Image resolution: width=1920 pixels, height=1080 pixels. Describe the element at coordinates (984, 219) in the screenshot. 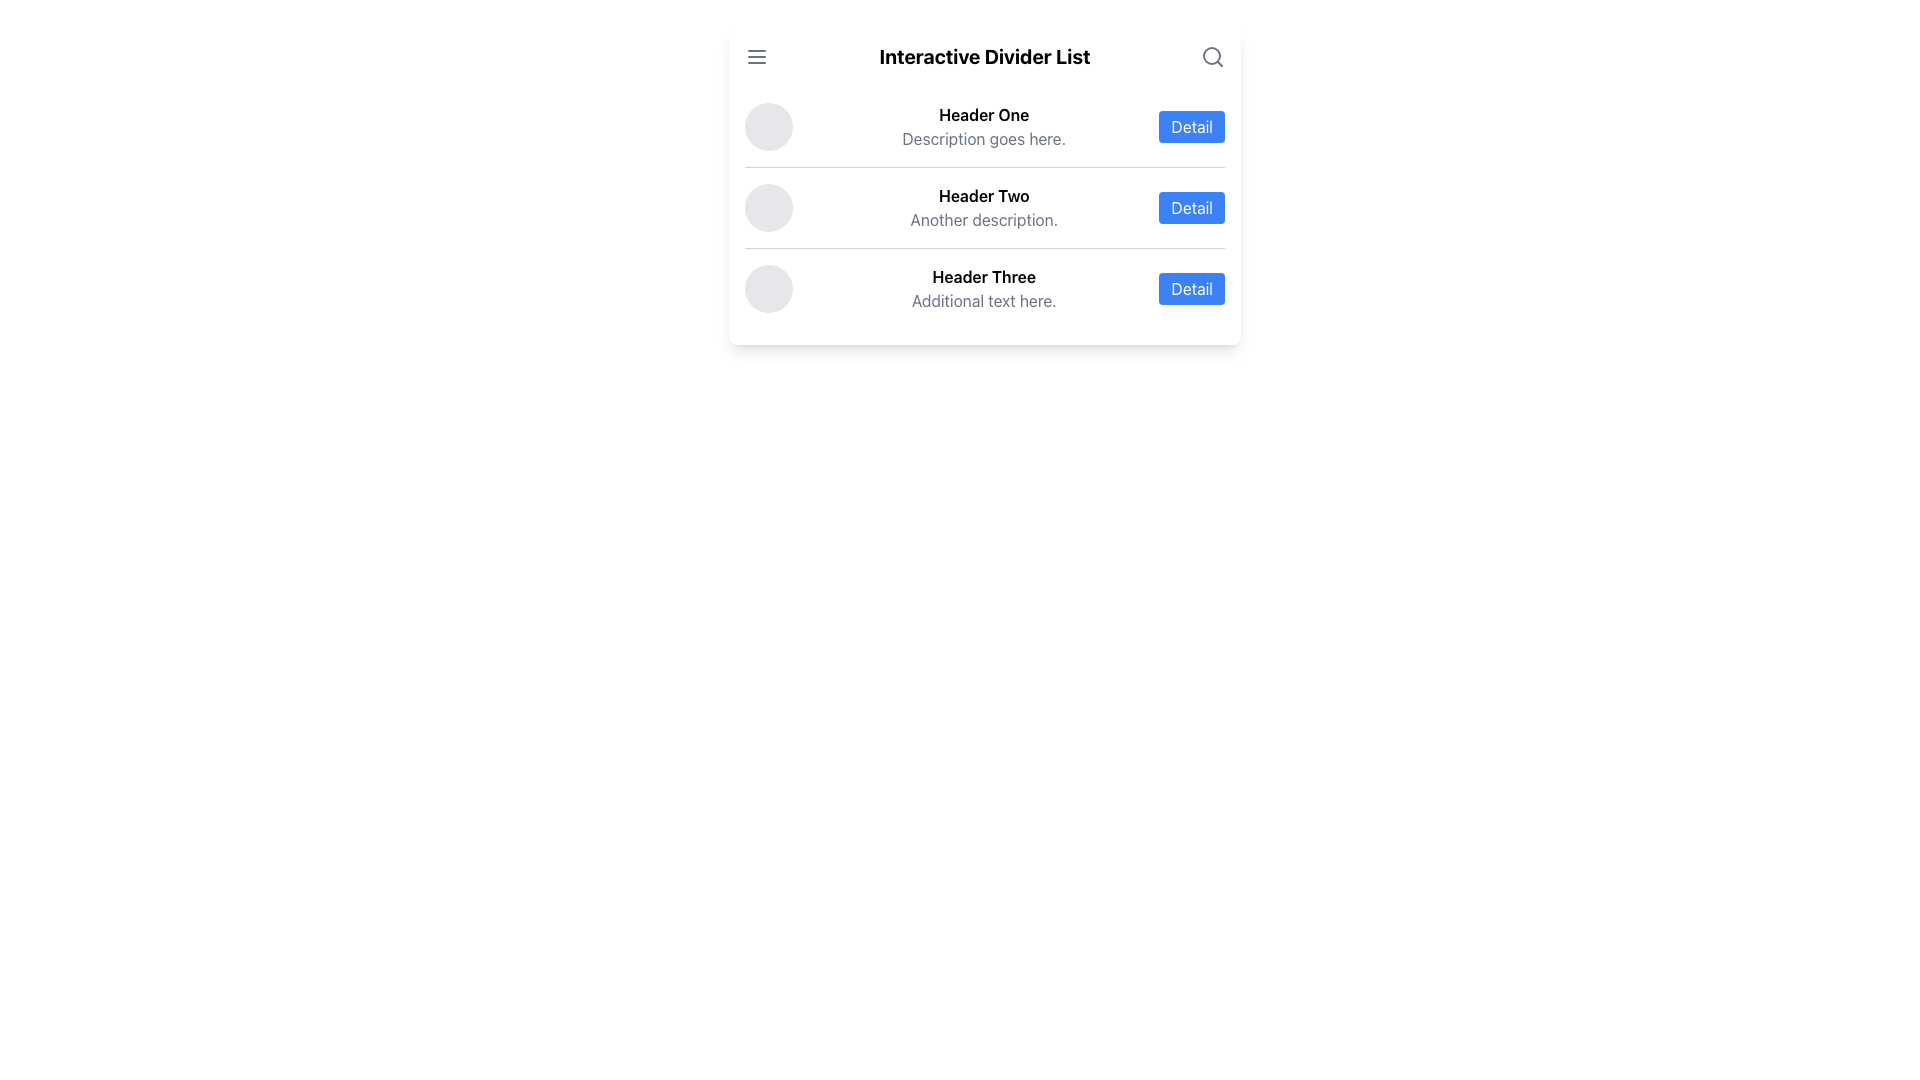

I see `the Static Text Label displaying 'Another description.' which is located directly below 'Header Two' in the interface list` at that location.